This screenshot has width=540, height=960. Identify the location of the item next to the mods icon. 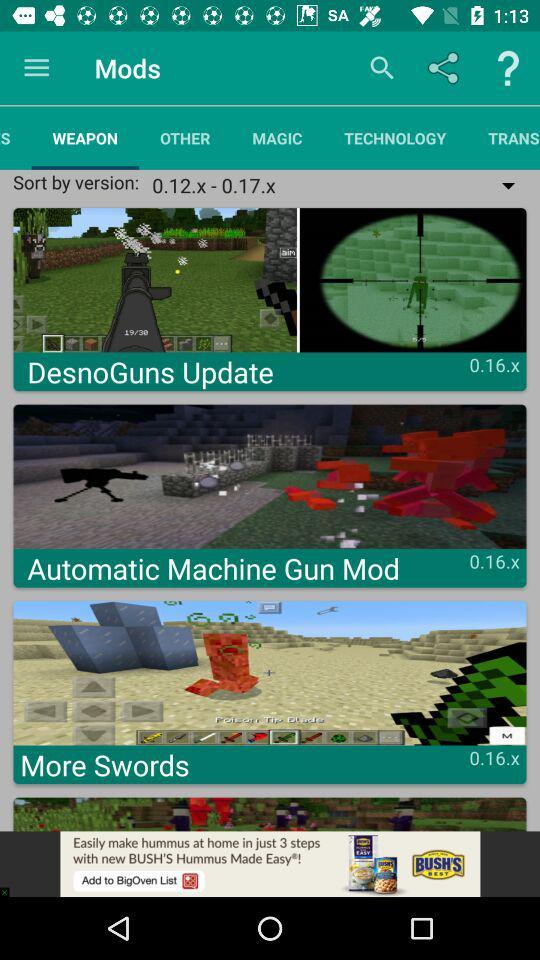
(36, 68).